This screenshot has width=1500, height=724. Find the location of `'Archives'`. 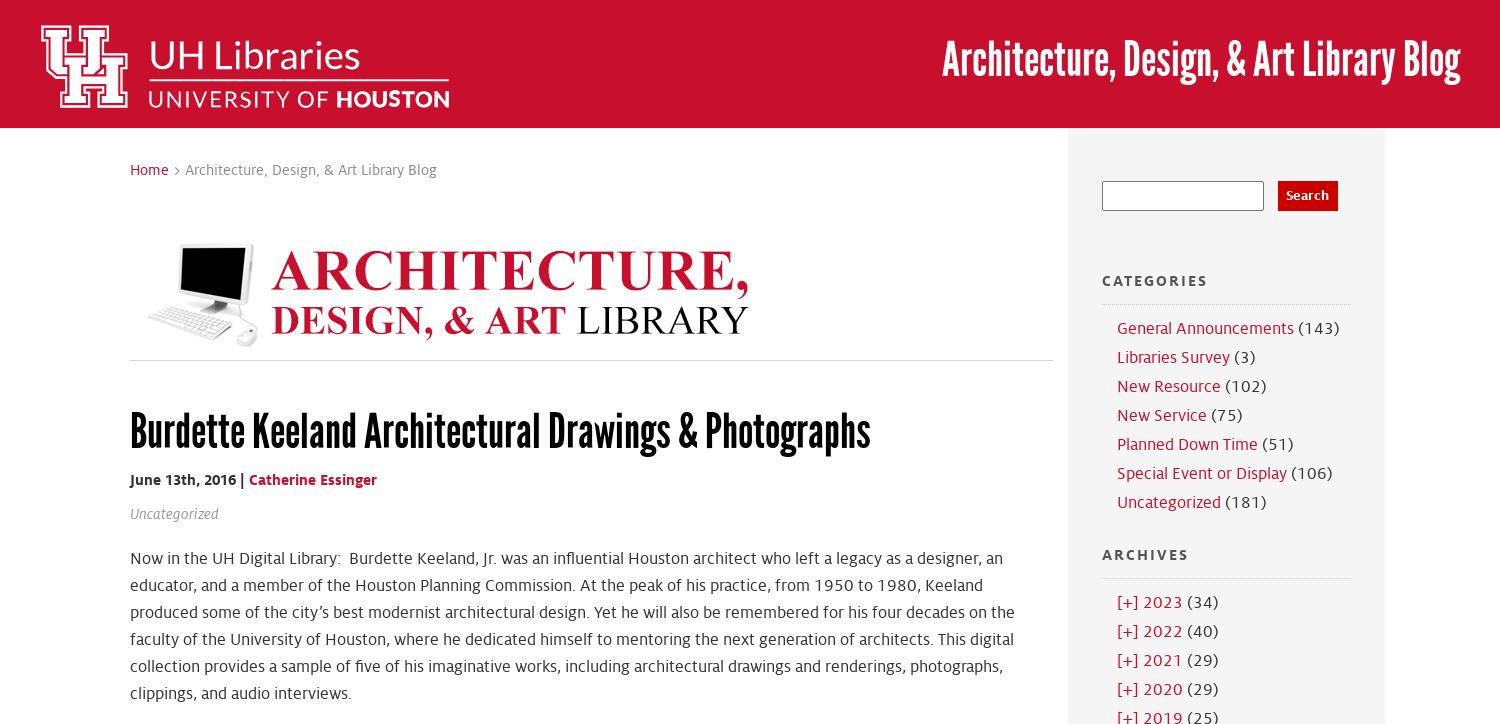

'Archives' is located at coordinates (1144, 555).